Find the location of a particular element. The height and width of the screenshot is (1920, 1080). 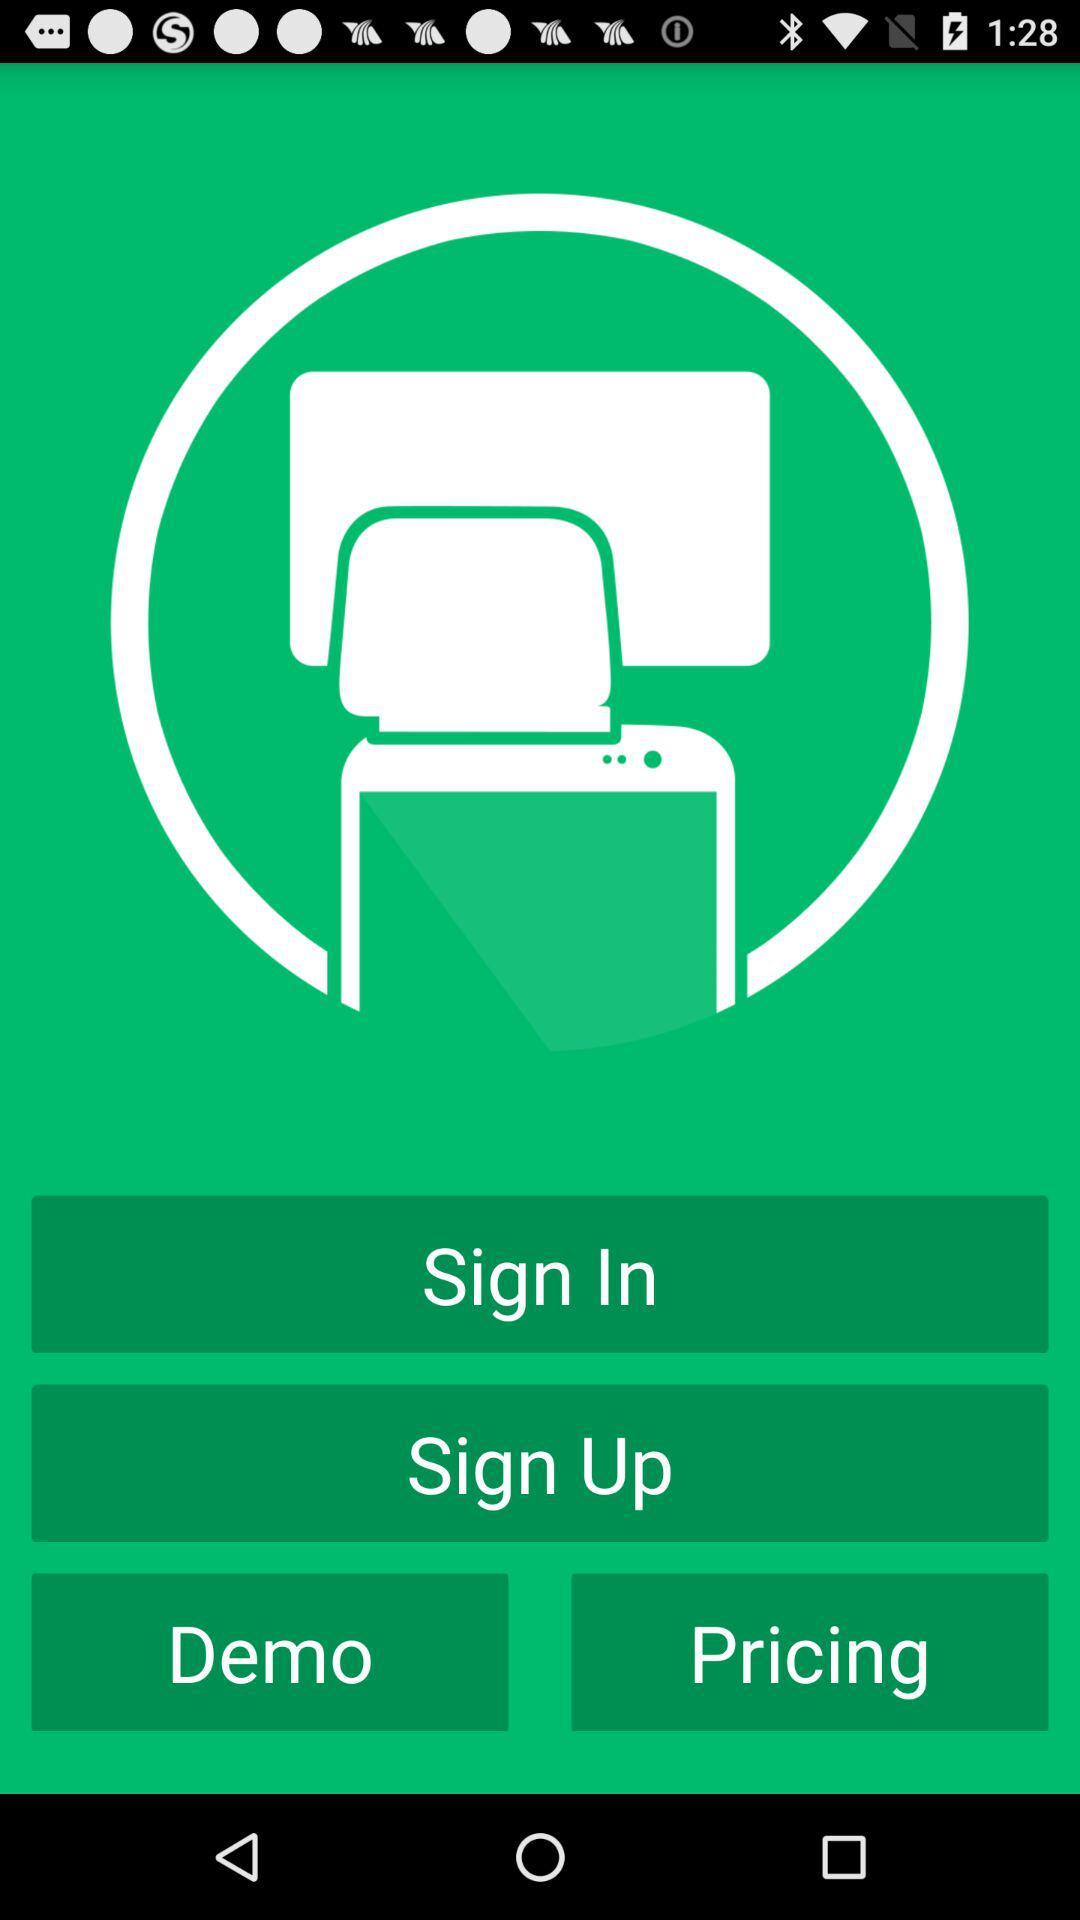

the sign in item is located at coordinates (540, 1273).